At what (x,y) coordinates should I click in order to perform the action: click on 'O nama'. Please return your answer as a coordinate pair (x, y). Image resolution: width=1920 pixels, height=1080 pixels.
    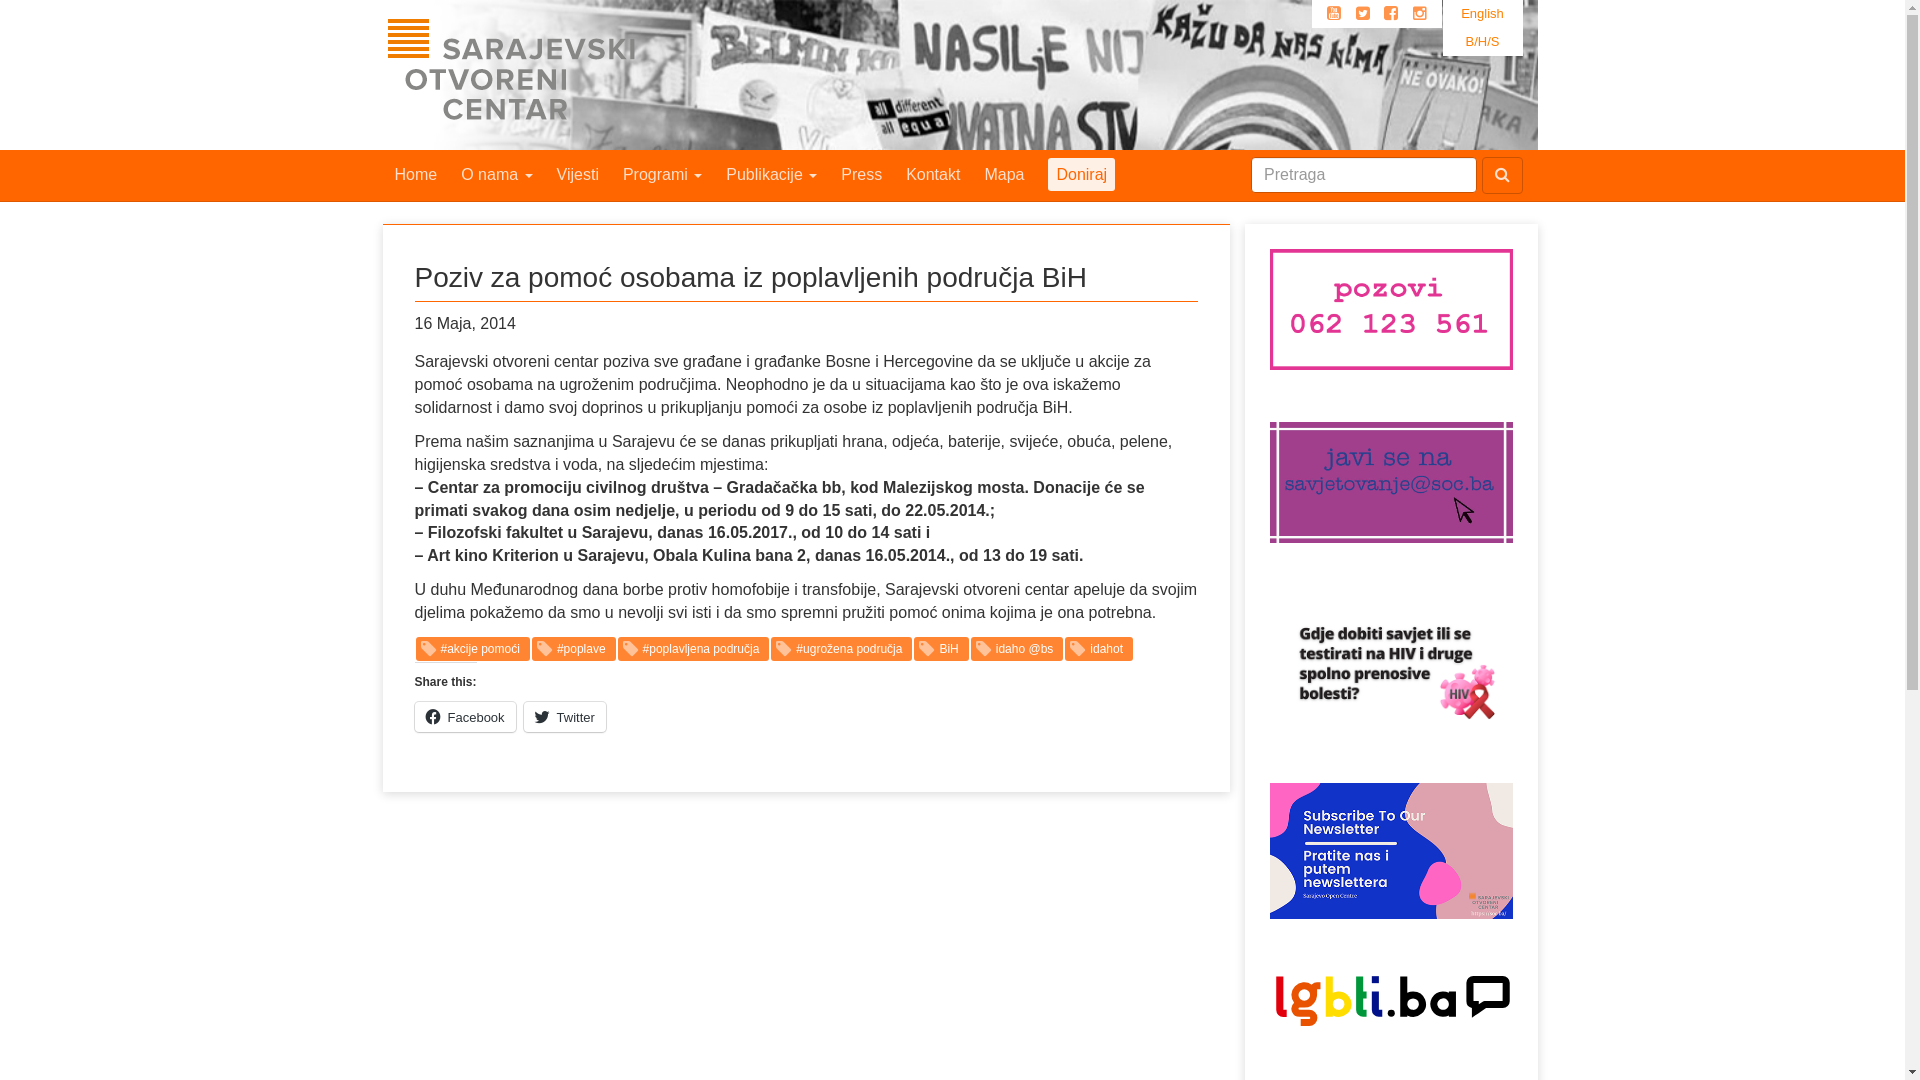
    Looking at the image, I should click on (448, 173).